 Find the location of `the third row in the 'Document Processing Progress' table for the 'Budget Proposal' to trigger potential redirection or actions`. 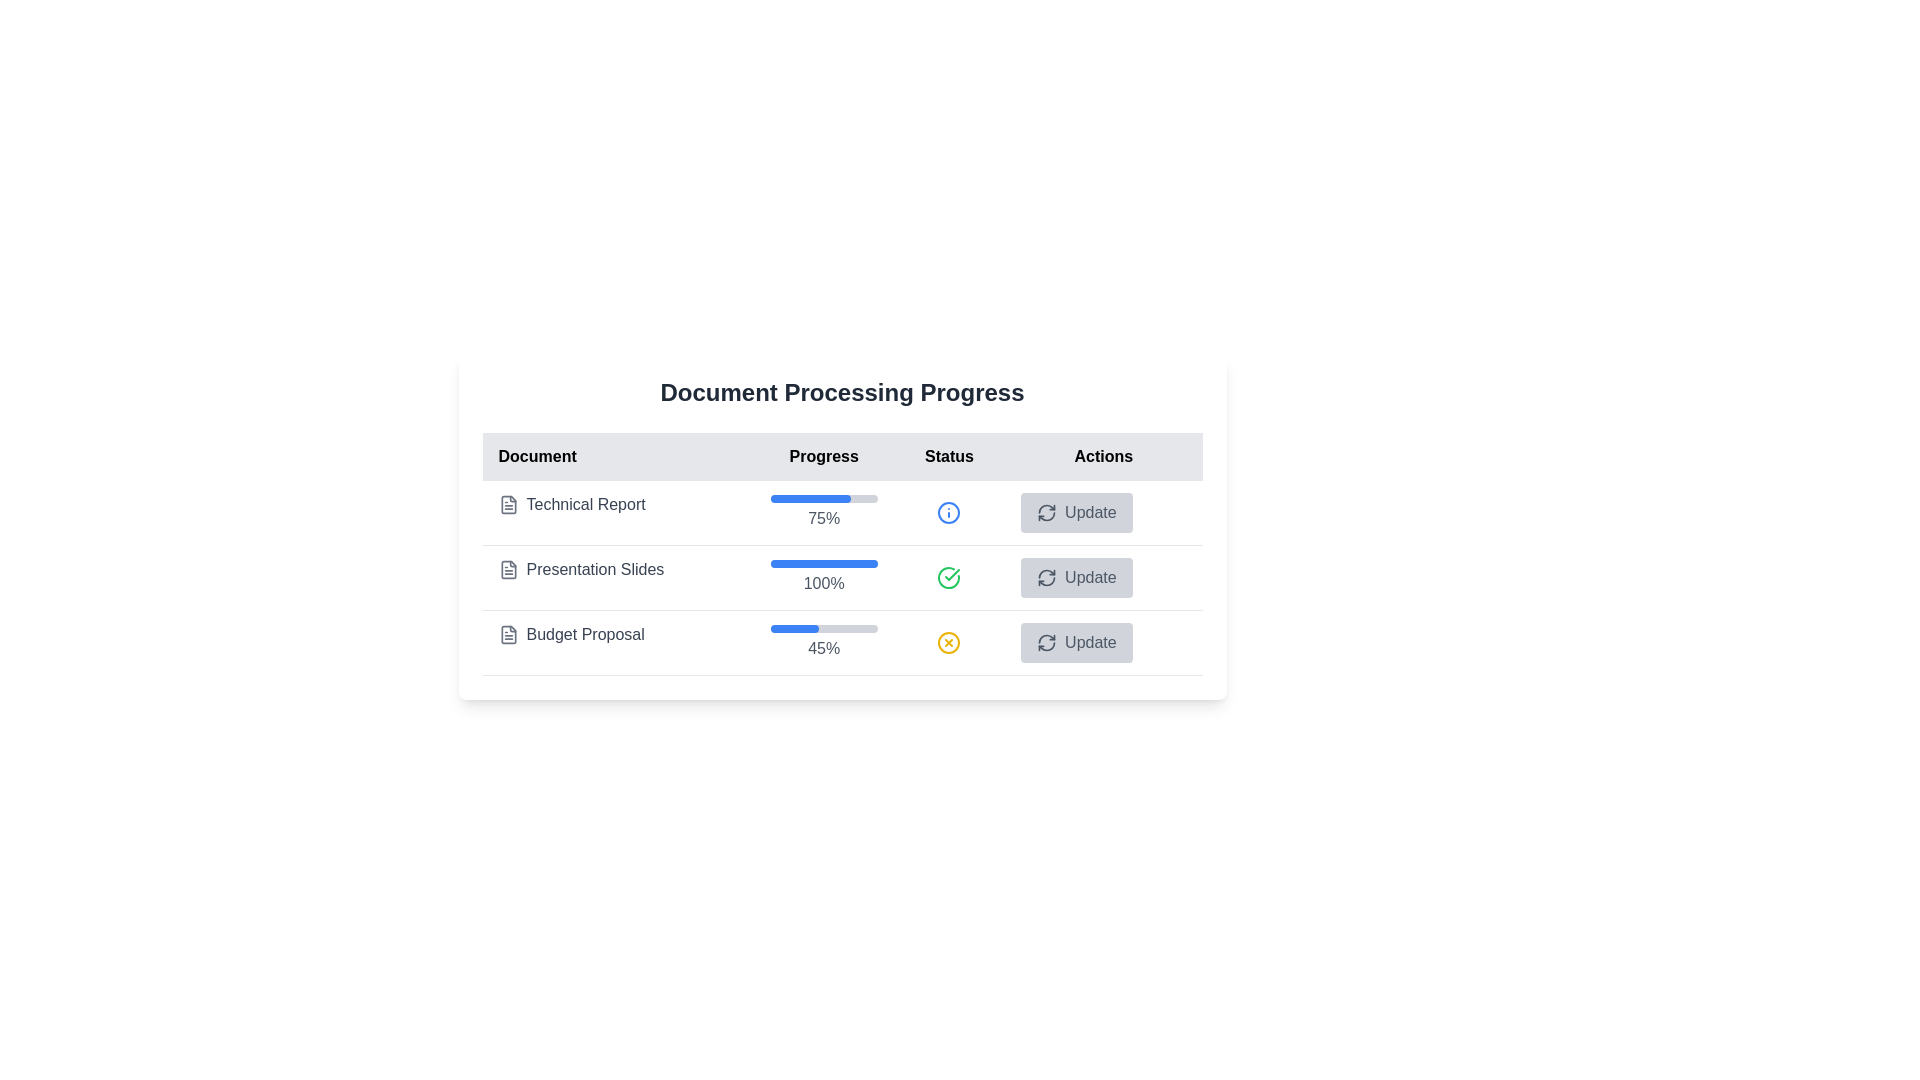

the third row in the 'Document Processing Progress' table for the 'Budget Proposal' to trigger potential redirection or actions is located at coordinates (842, 643).